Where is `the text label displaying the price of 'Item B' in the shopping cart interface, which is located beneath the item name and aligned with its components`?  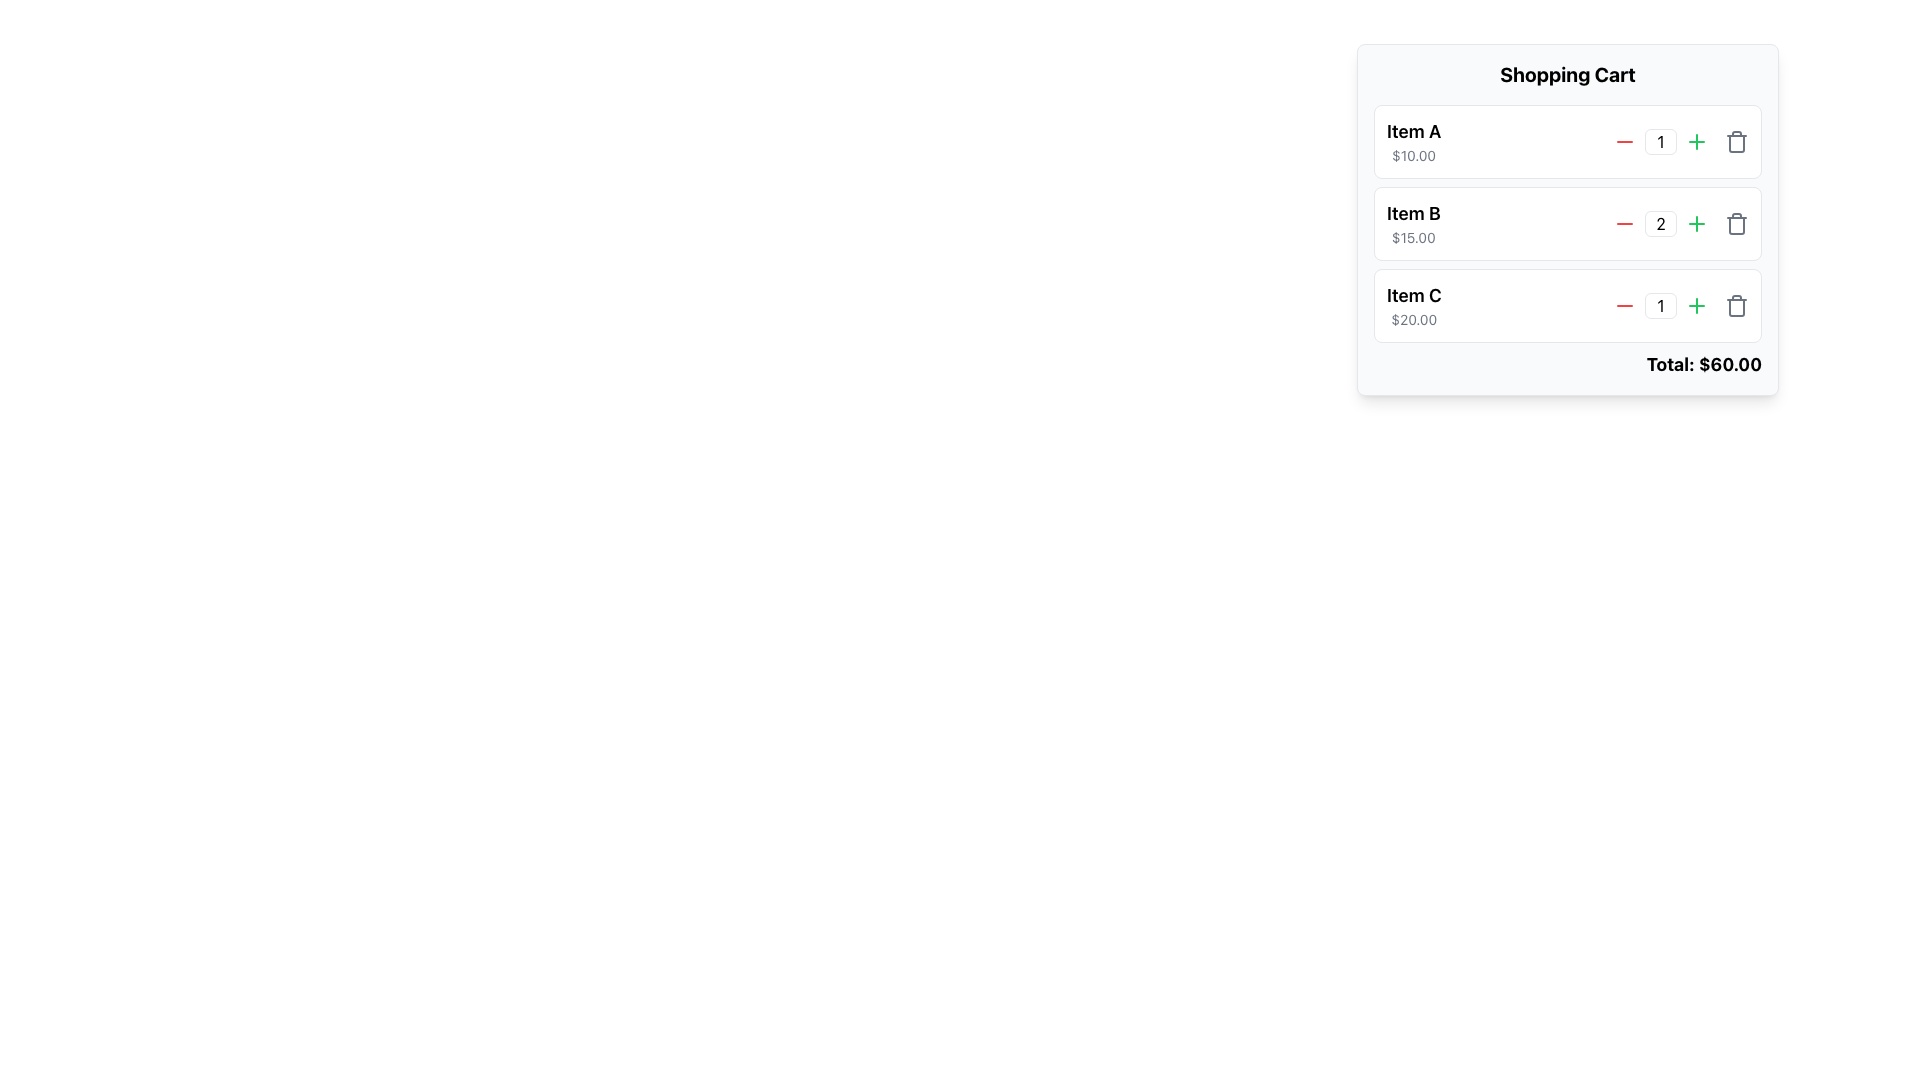
the text label displaying the price of 'Item B' in the shopping cart interface, which is located beneath the item name and aligned with its components is located at coordinates (1412, 237).